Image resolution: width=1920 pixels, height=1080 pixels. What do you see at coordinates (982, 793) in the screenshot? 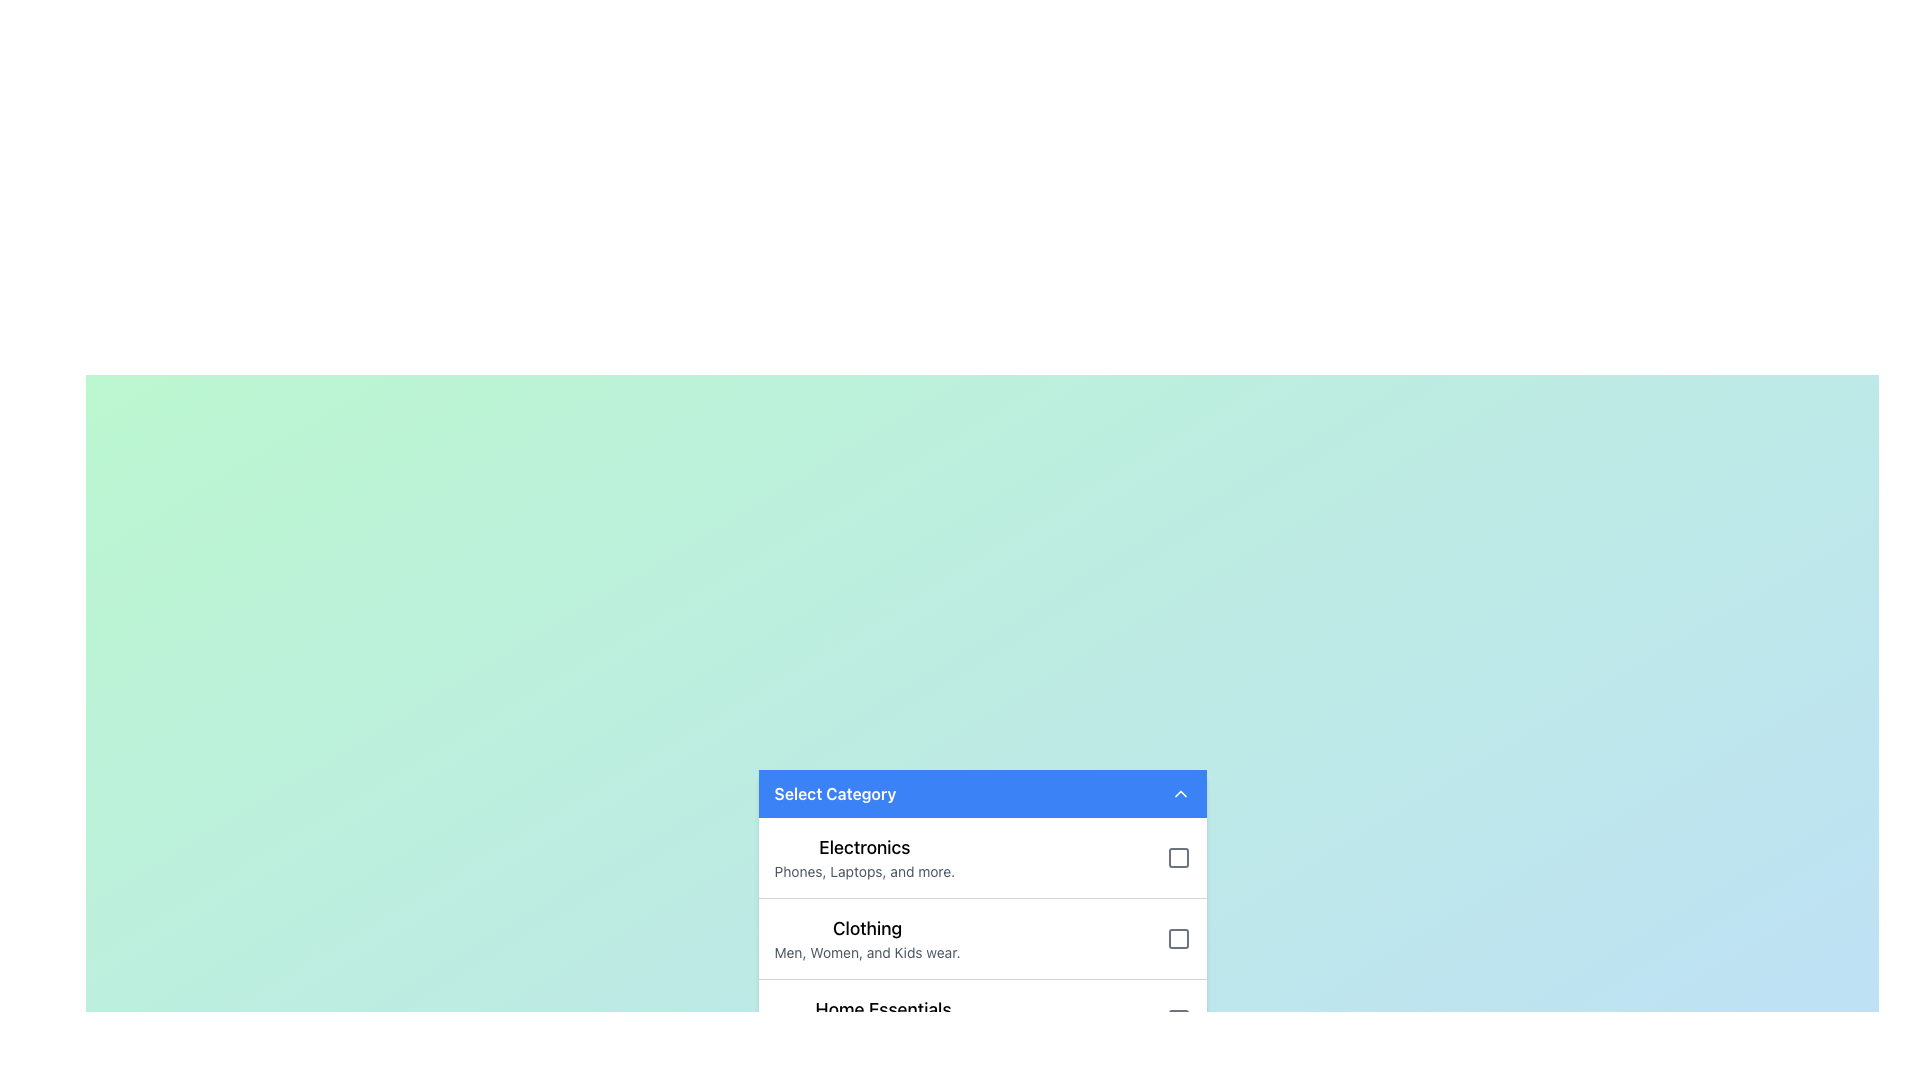
I see `the Dropdown toggle bar located at the top of the dropdown menu` at bounding box center [982, 793].